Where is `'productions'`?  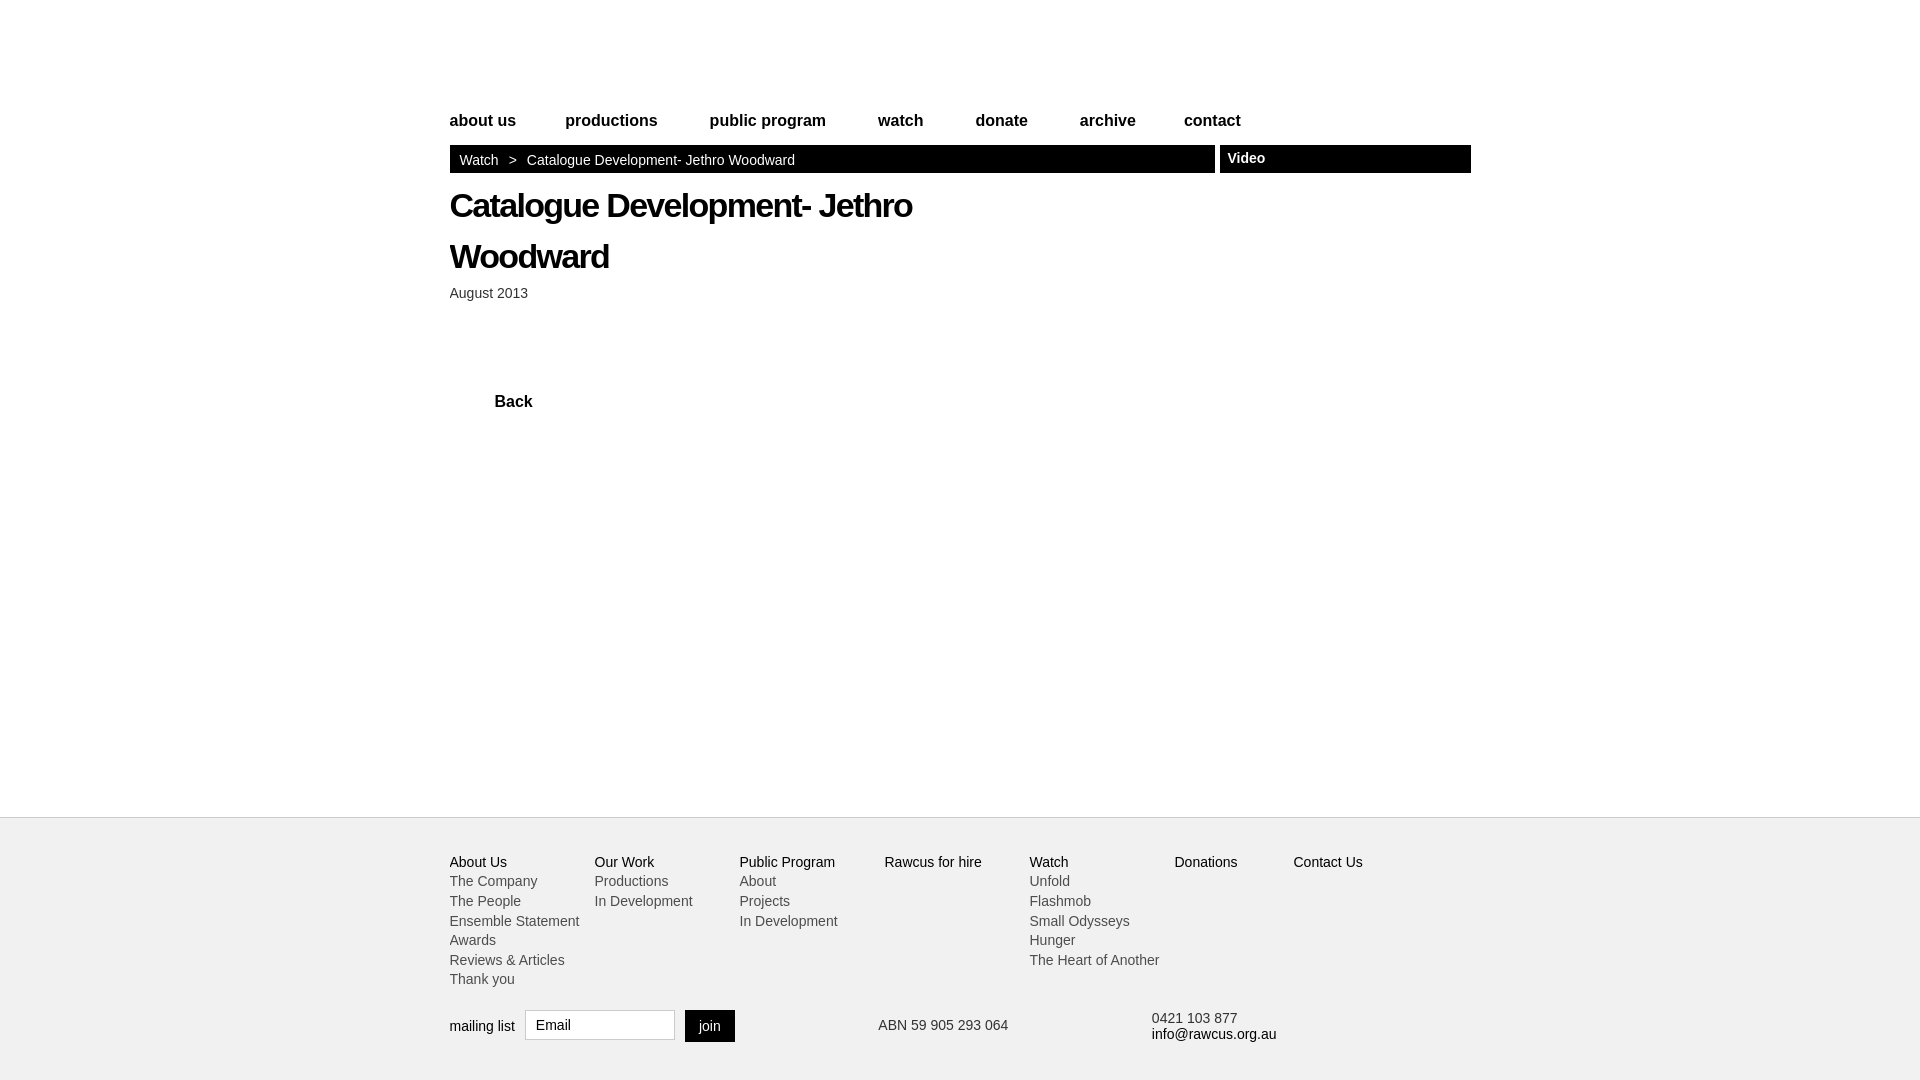 'productions' is located at coordinates (609, 129).